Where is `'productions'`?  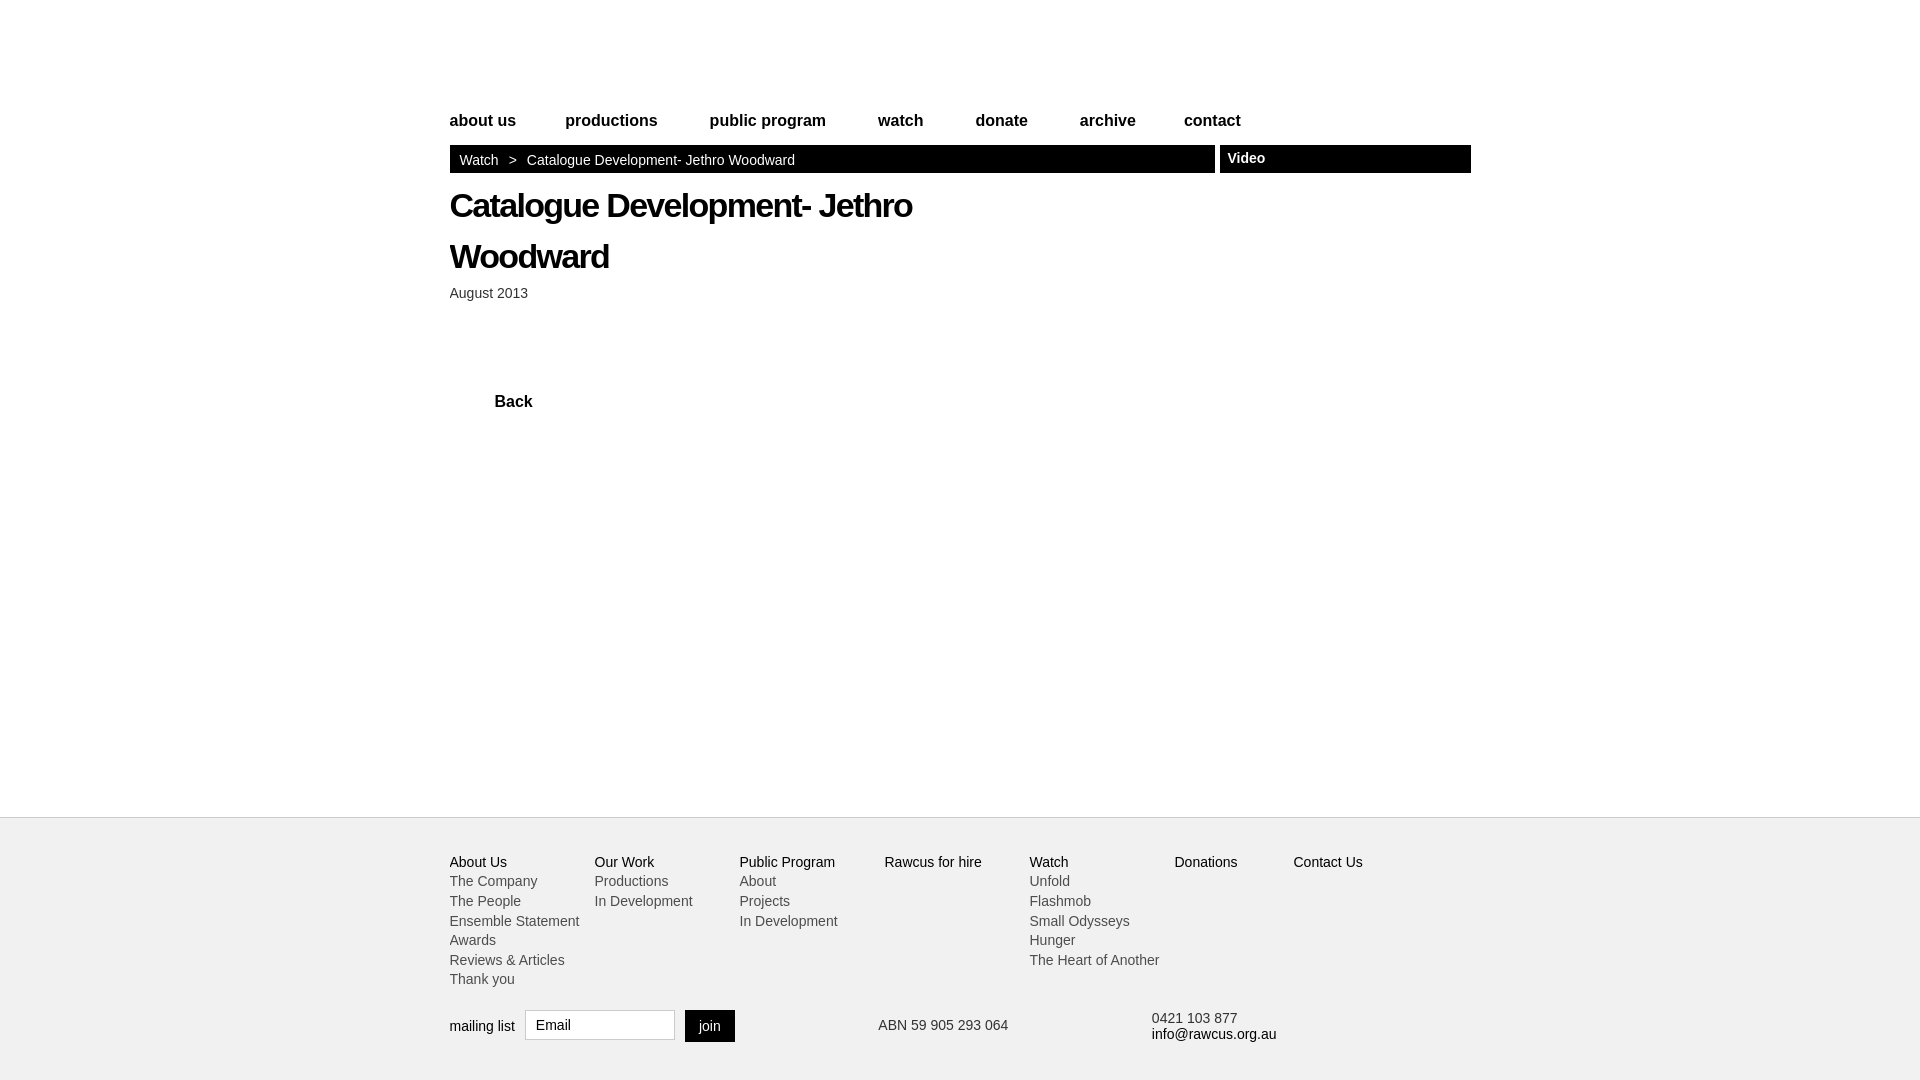 'productions' is located at coordinates (609, 129).